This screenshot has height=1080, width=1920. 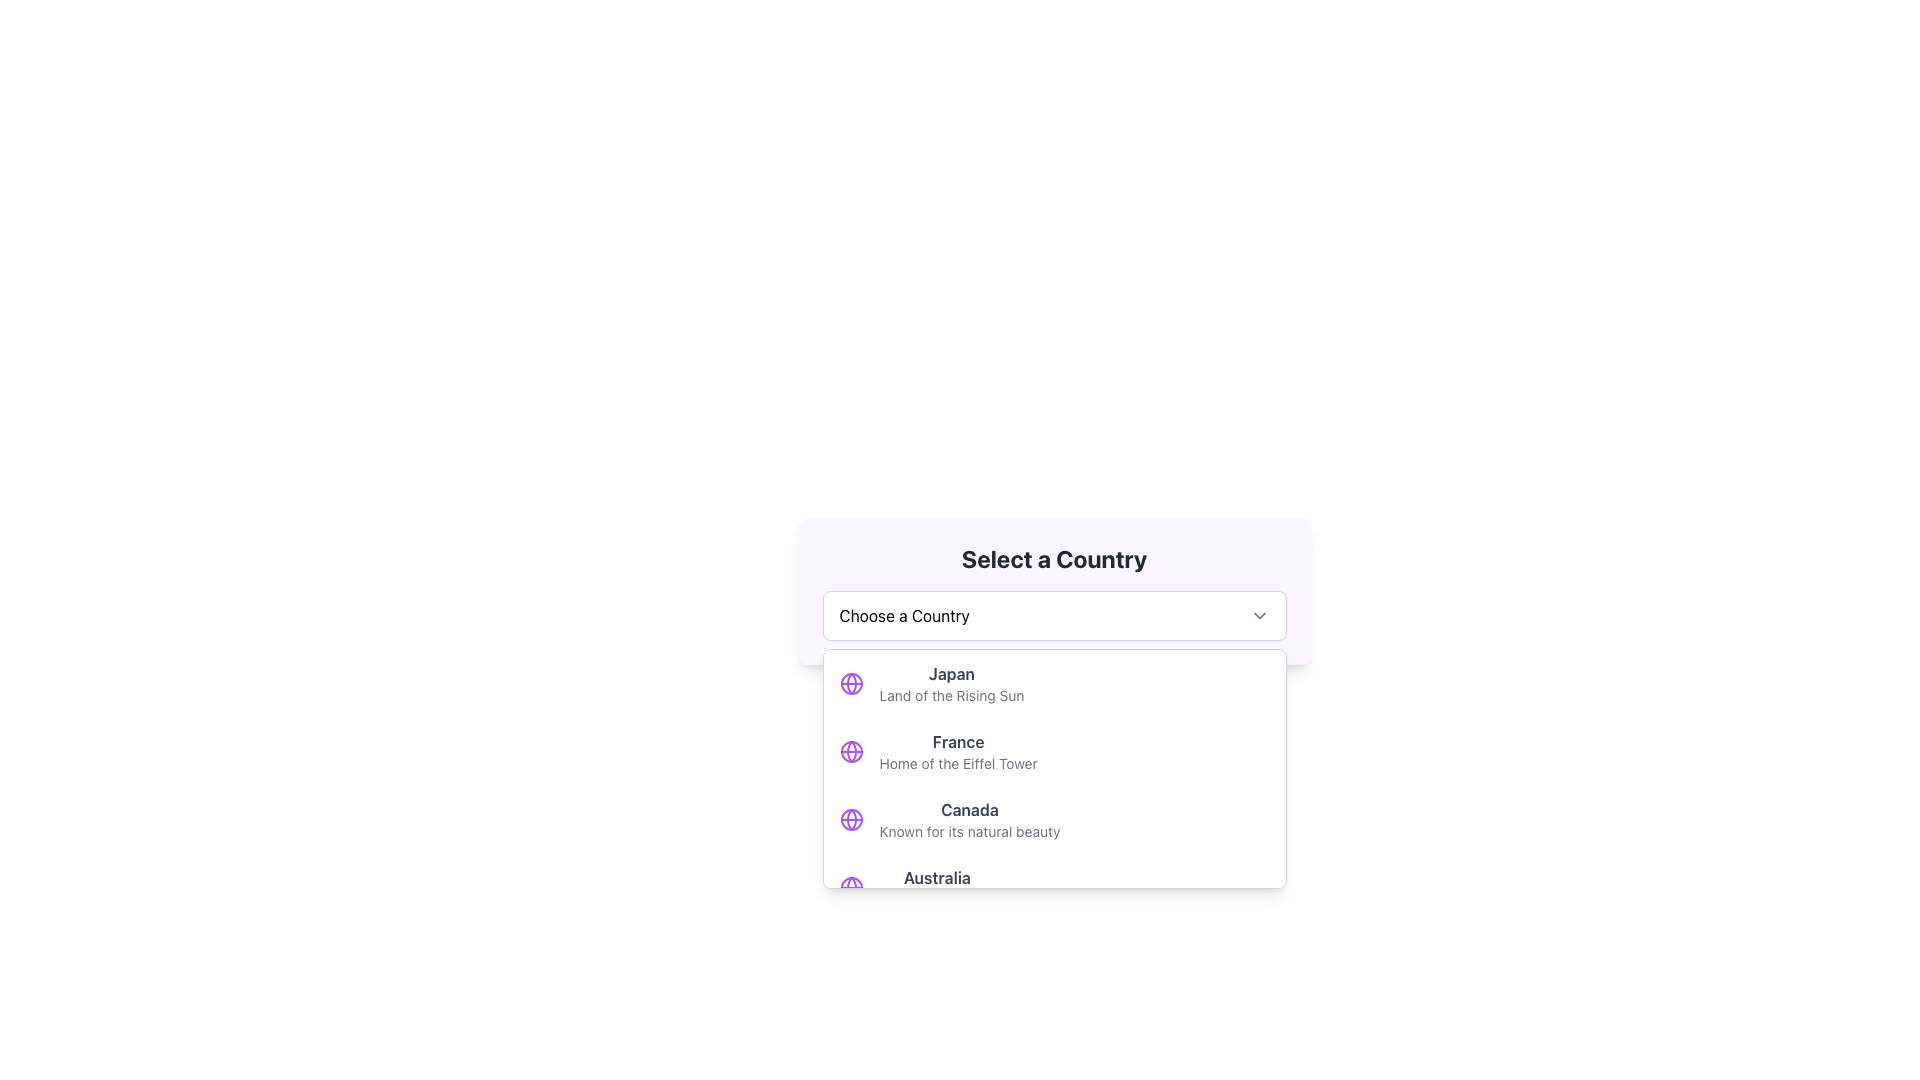 What do you see at coordinates (851, 820) in the screenshot?
I see `the circle component of the globe icon, which is located to the left of the 'Japan' dropdown item` at bounding box center [851, 820].